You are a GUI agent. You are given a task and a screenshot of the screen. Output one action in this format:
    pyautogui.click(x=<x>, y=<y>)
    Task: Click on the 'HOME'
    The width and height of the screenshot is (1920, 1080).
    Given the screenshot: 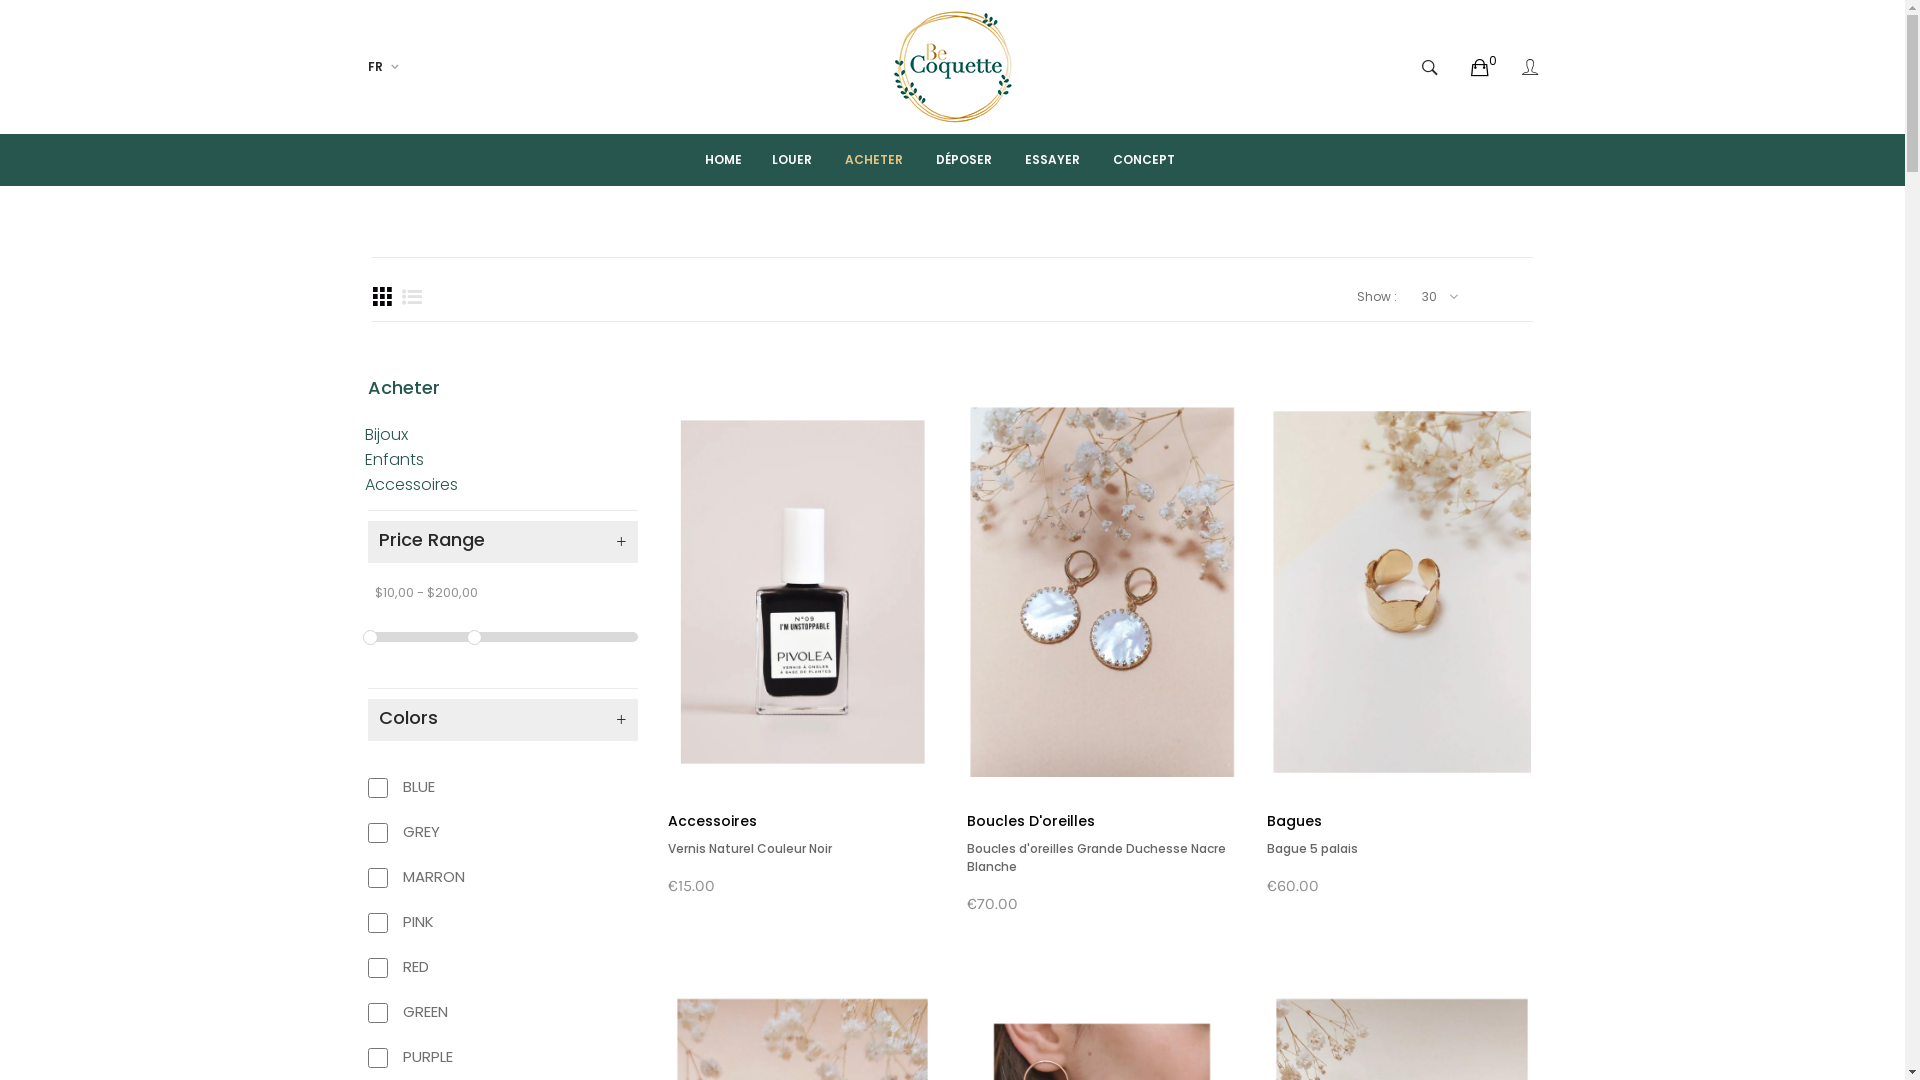 What is the action you would take?
    pyautogui.click(x=705, y=158)
    